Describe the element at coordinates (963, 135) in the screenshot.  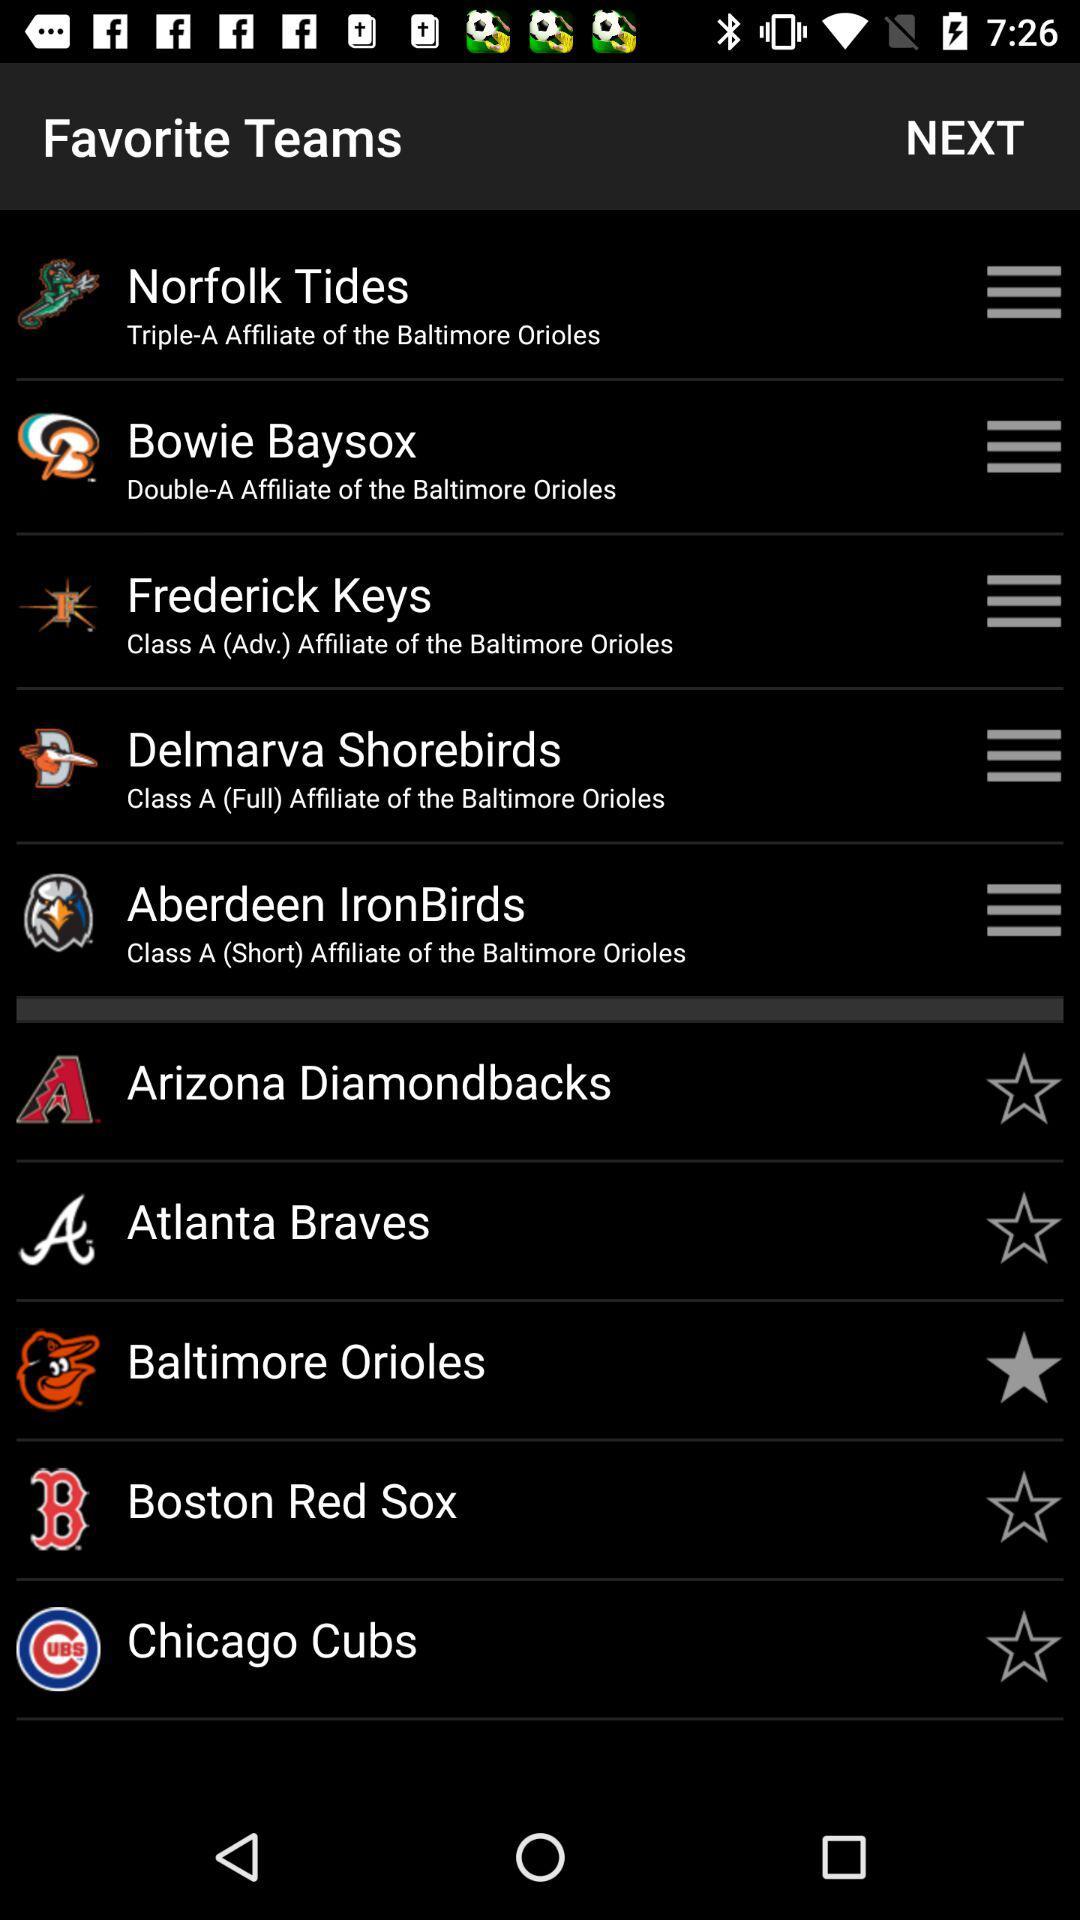
I see `the next item` at that location.